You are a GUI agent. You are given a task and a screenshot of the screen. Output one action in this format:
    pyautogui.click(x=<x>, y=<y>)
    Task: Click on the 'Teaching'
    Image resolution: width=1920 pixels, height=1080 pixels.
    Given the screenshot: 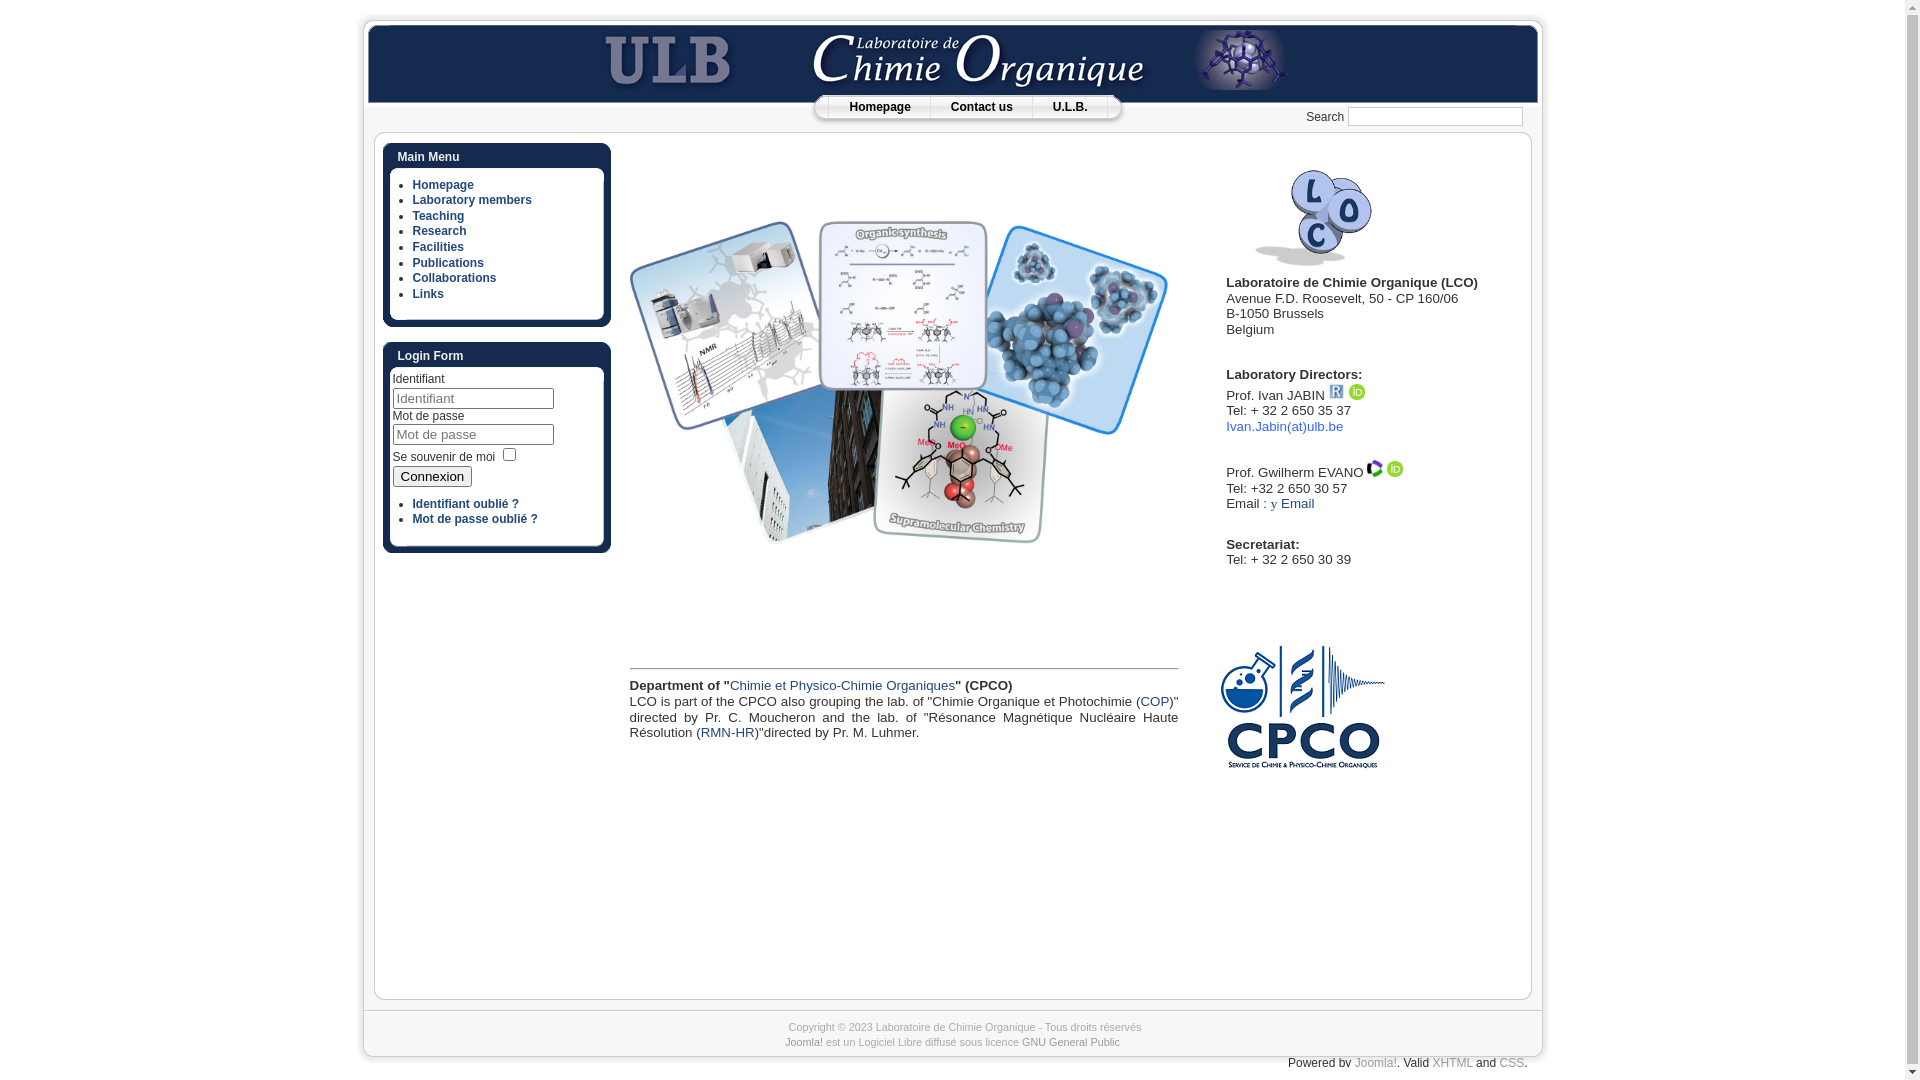 What is the action you would take?
    pyautogui.click(x=436, y=216)
    